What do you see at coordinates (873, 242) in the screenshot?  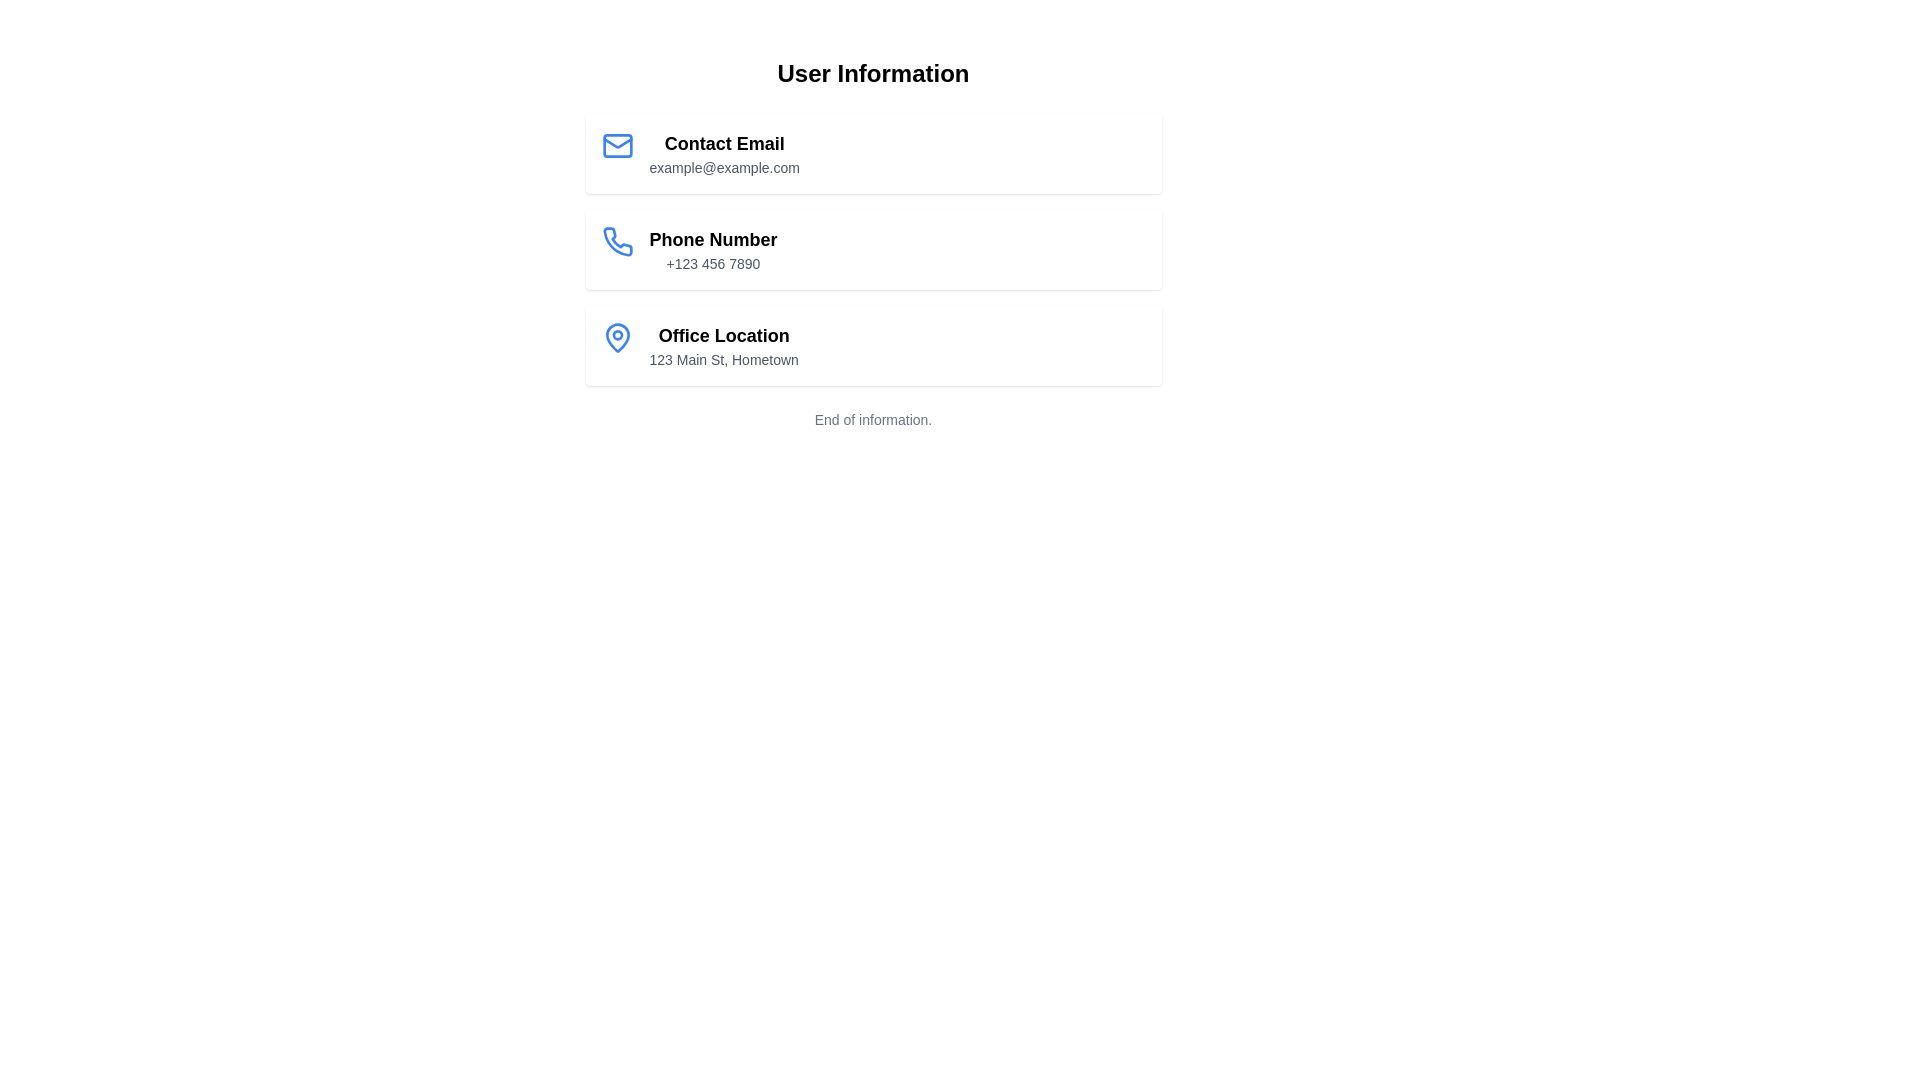 I see `the phone number display component, which is located in the second vertical section of user contact details, positioned below the 'Contact Email' section and above the 'Office Location' section` at bounding box center [873, 242].